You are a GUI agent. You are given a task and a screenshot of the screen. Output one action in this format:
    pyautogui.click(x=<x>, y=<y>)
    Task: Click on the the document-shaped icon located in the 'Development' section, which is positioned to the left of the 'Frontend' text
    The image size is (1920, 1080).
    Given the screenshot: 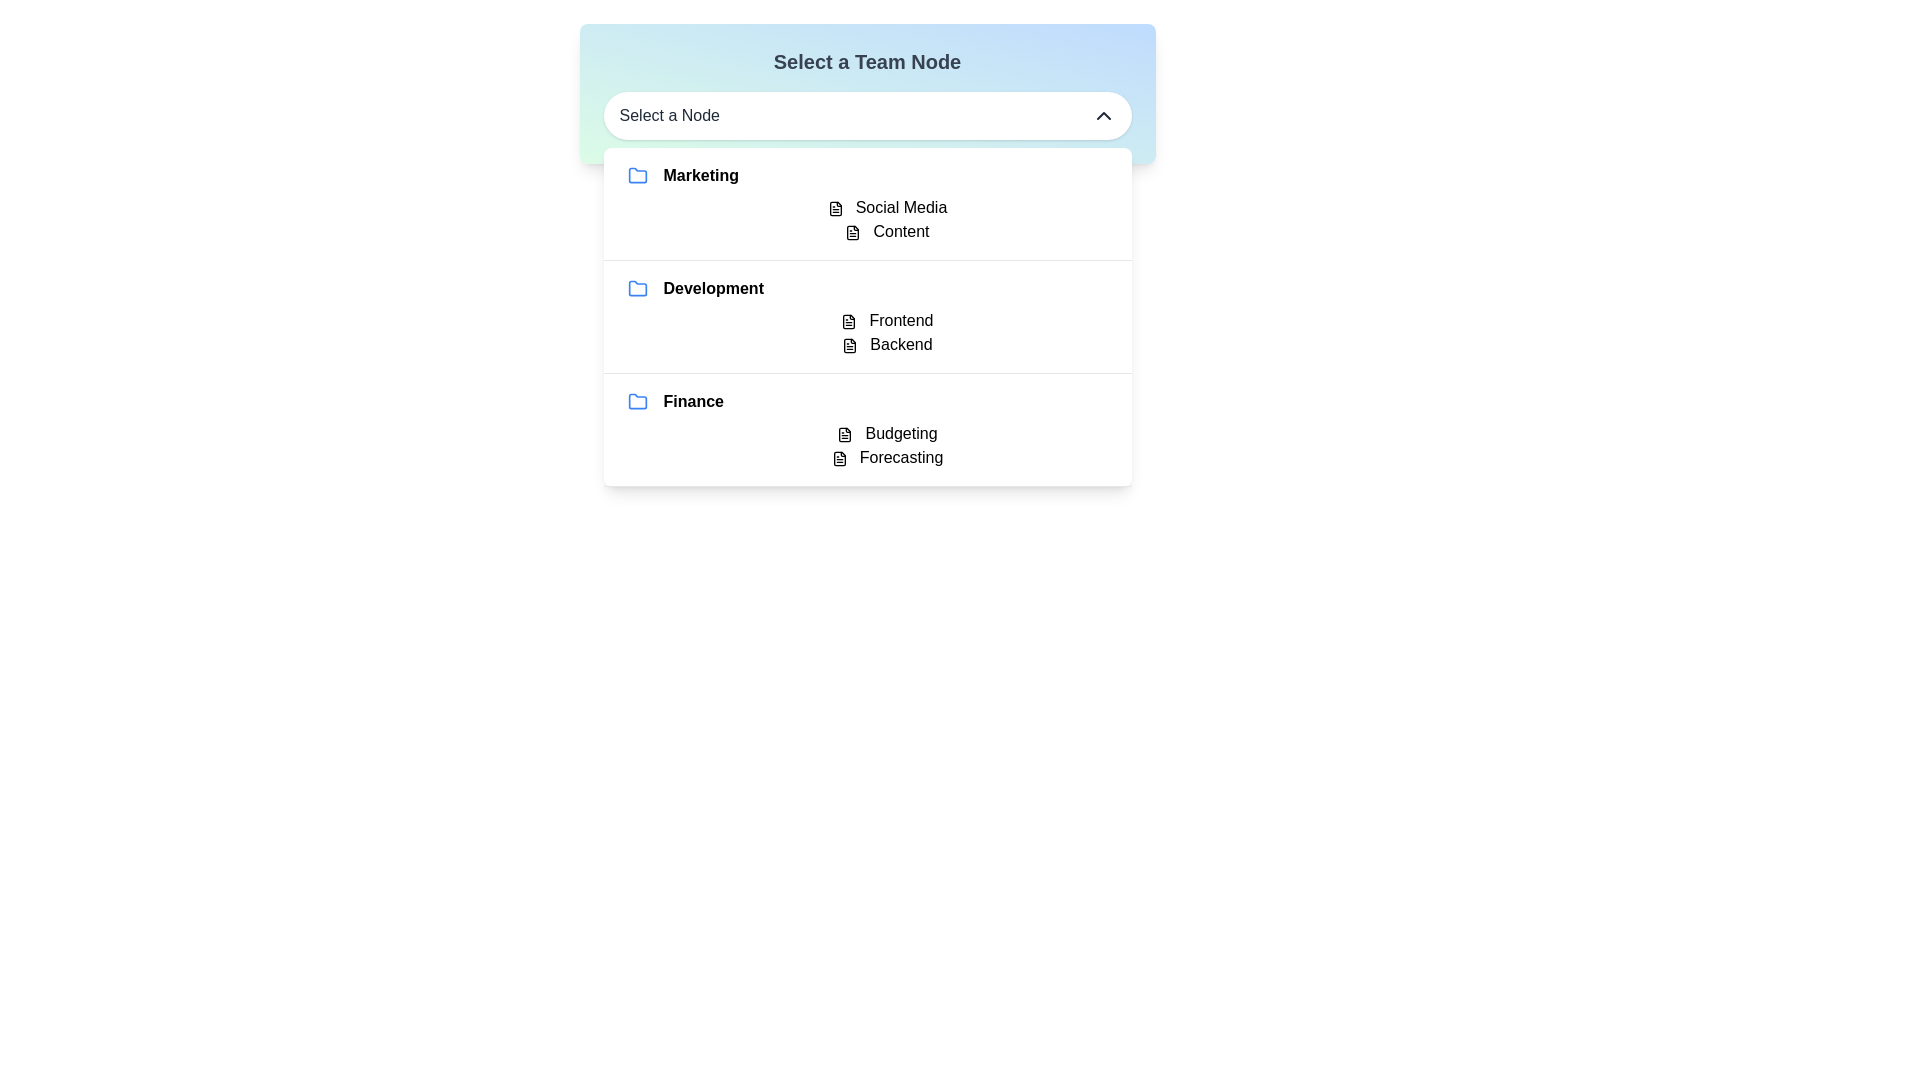 What is the action you would take?
    pyautogui.click(x=849, y=320)
    